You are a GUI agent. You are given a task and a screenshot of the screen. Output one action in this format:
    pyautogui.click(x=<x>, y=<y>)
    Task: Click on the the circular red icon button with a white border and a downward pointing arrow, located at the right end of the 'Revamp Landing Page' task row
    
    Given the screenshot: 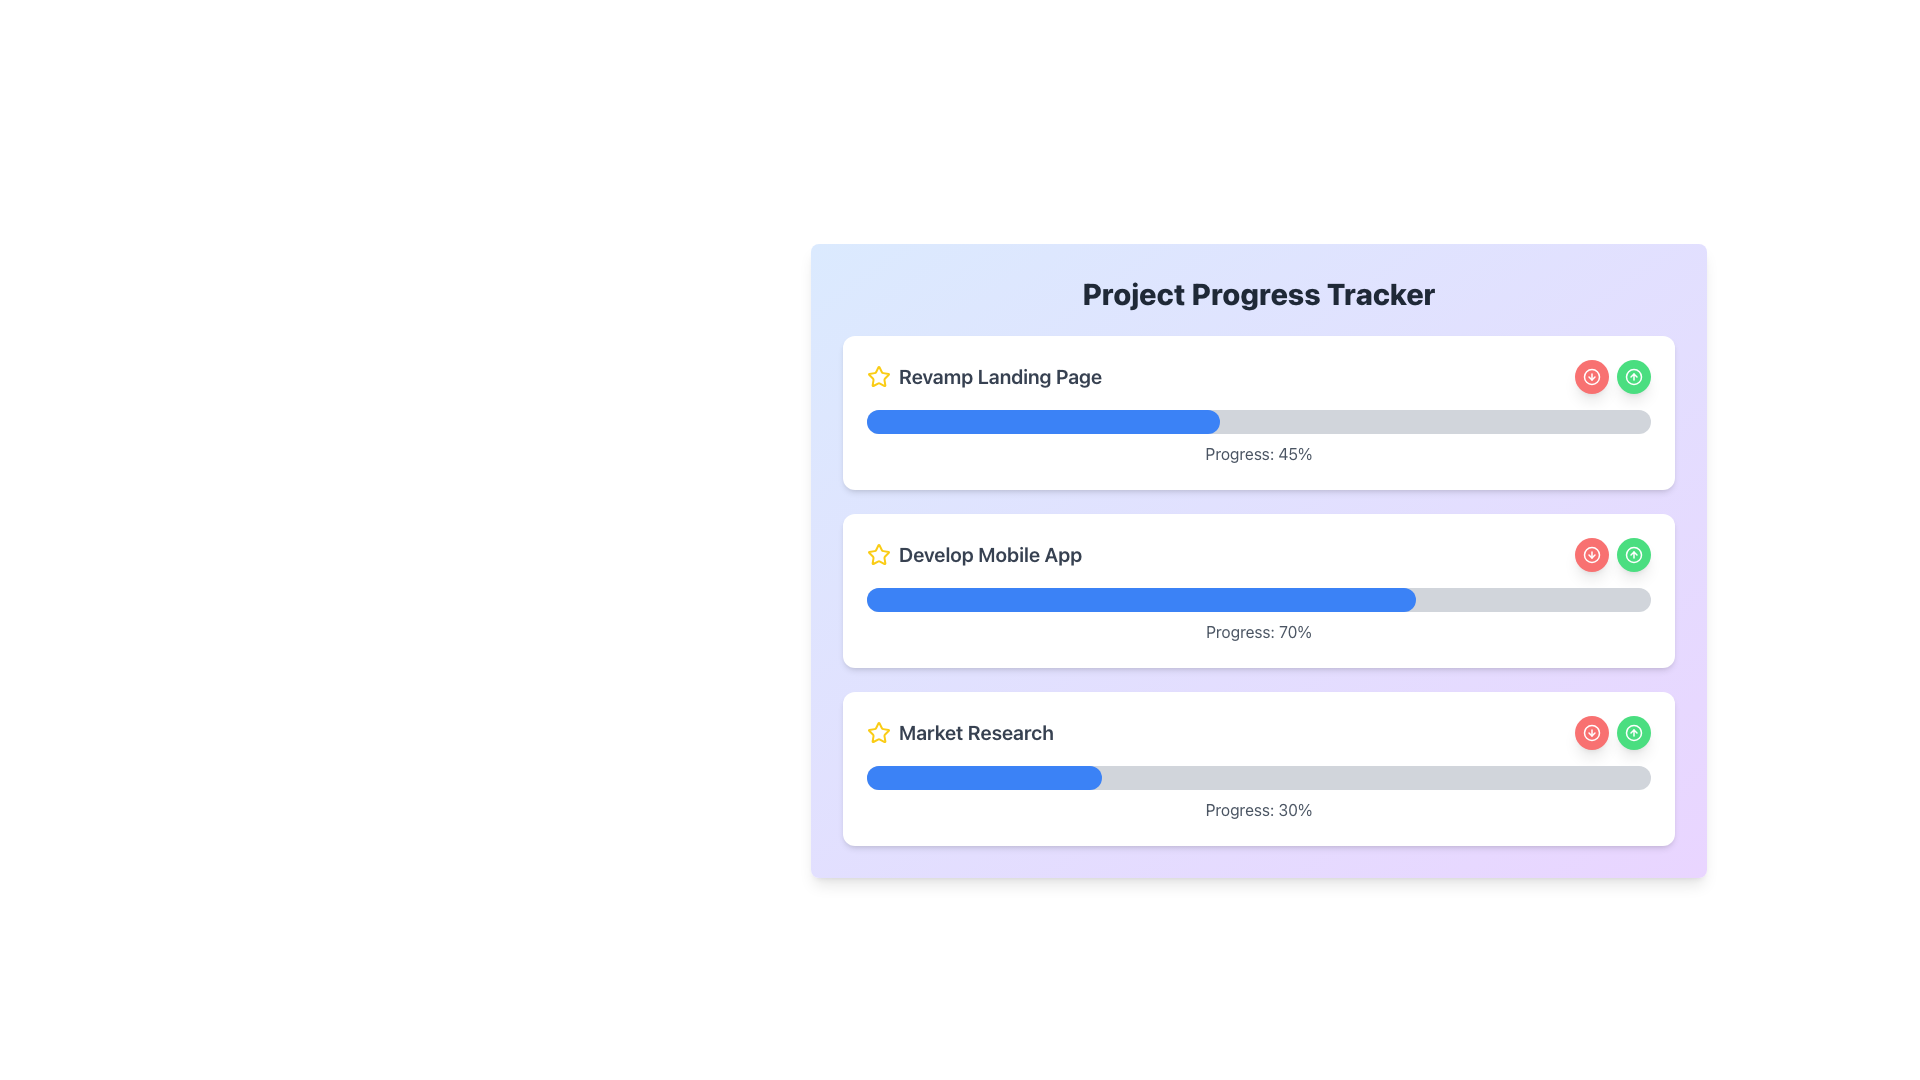 What is the action you would take?
    pyautogui.click(x=1591, y=377)
    